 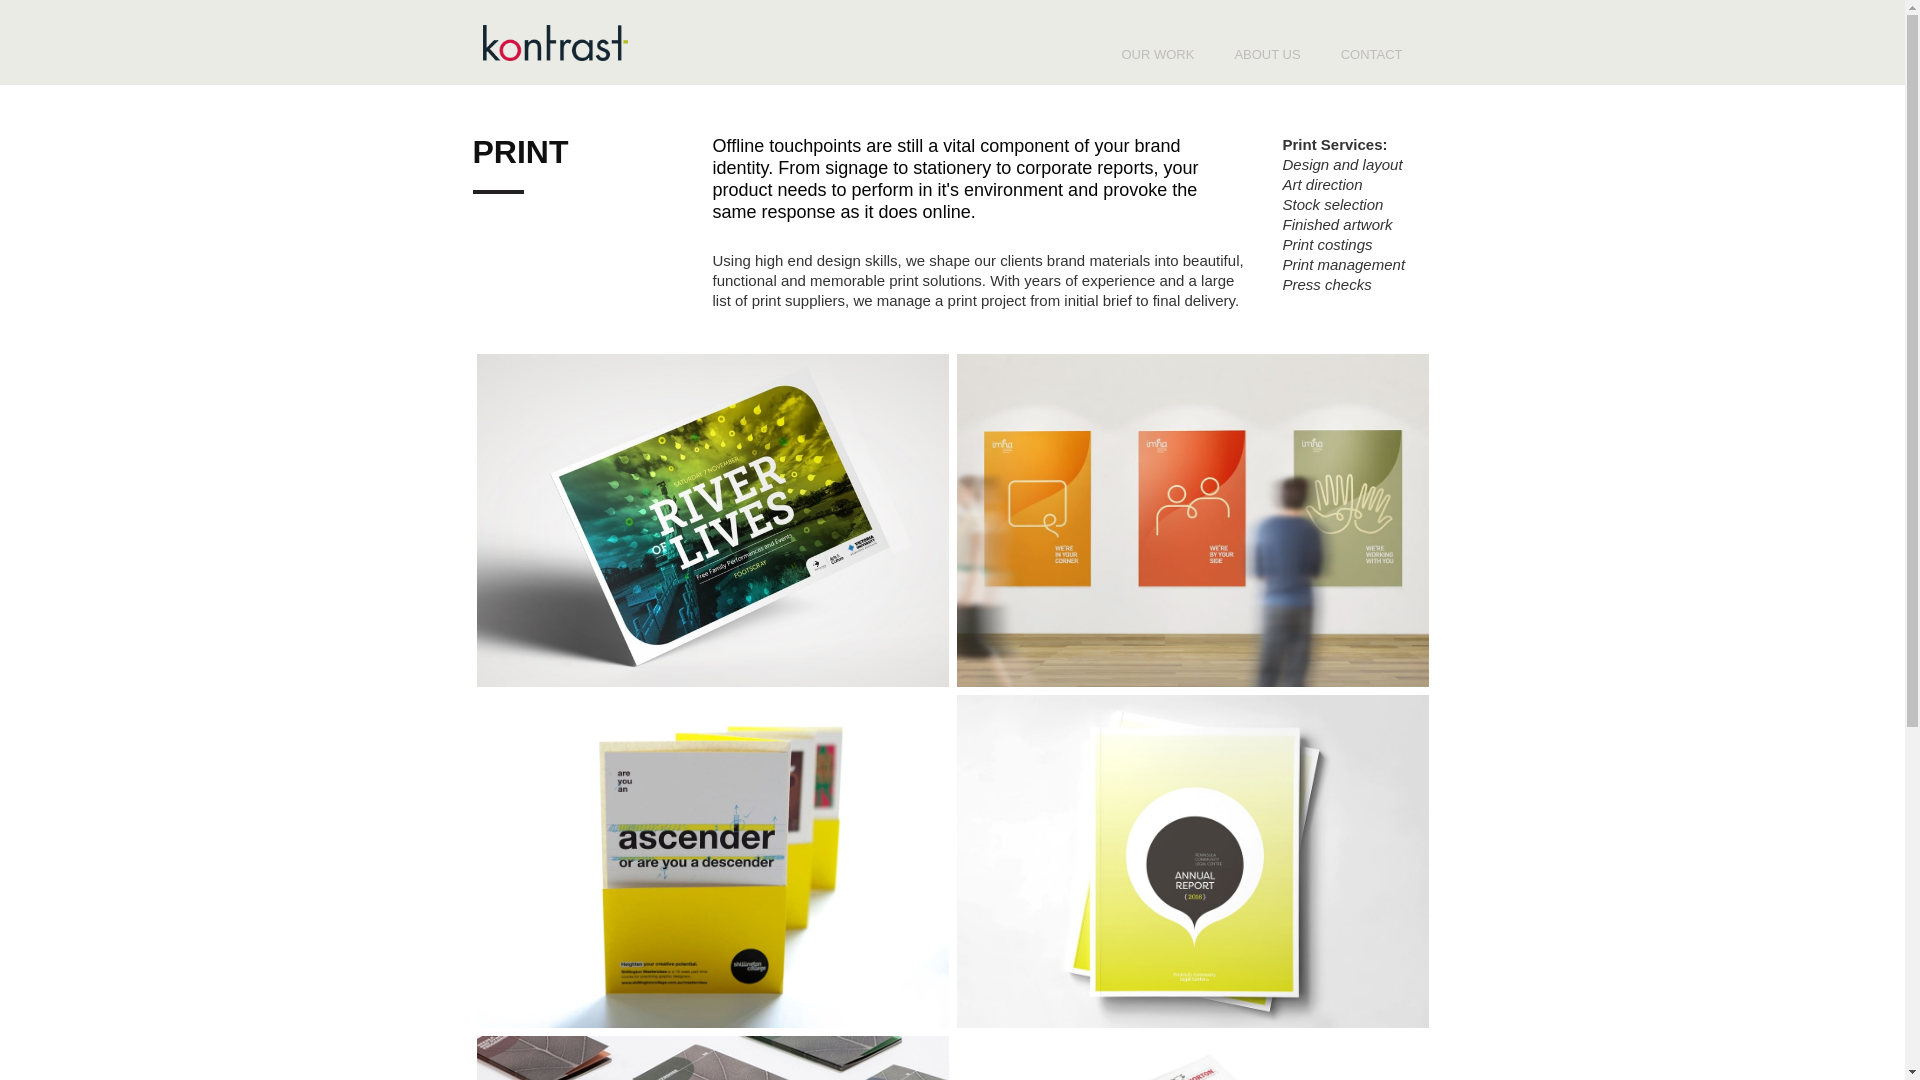 I want to click on 'OUR WORK', so click(x=1157, y=53).